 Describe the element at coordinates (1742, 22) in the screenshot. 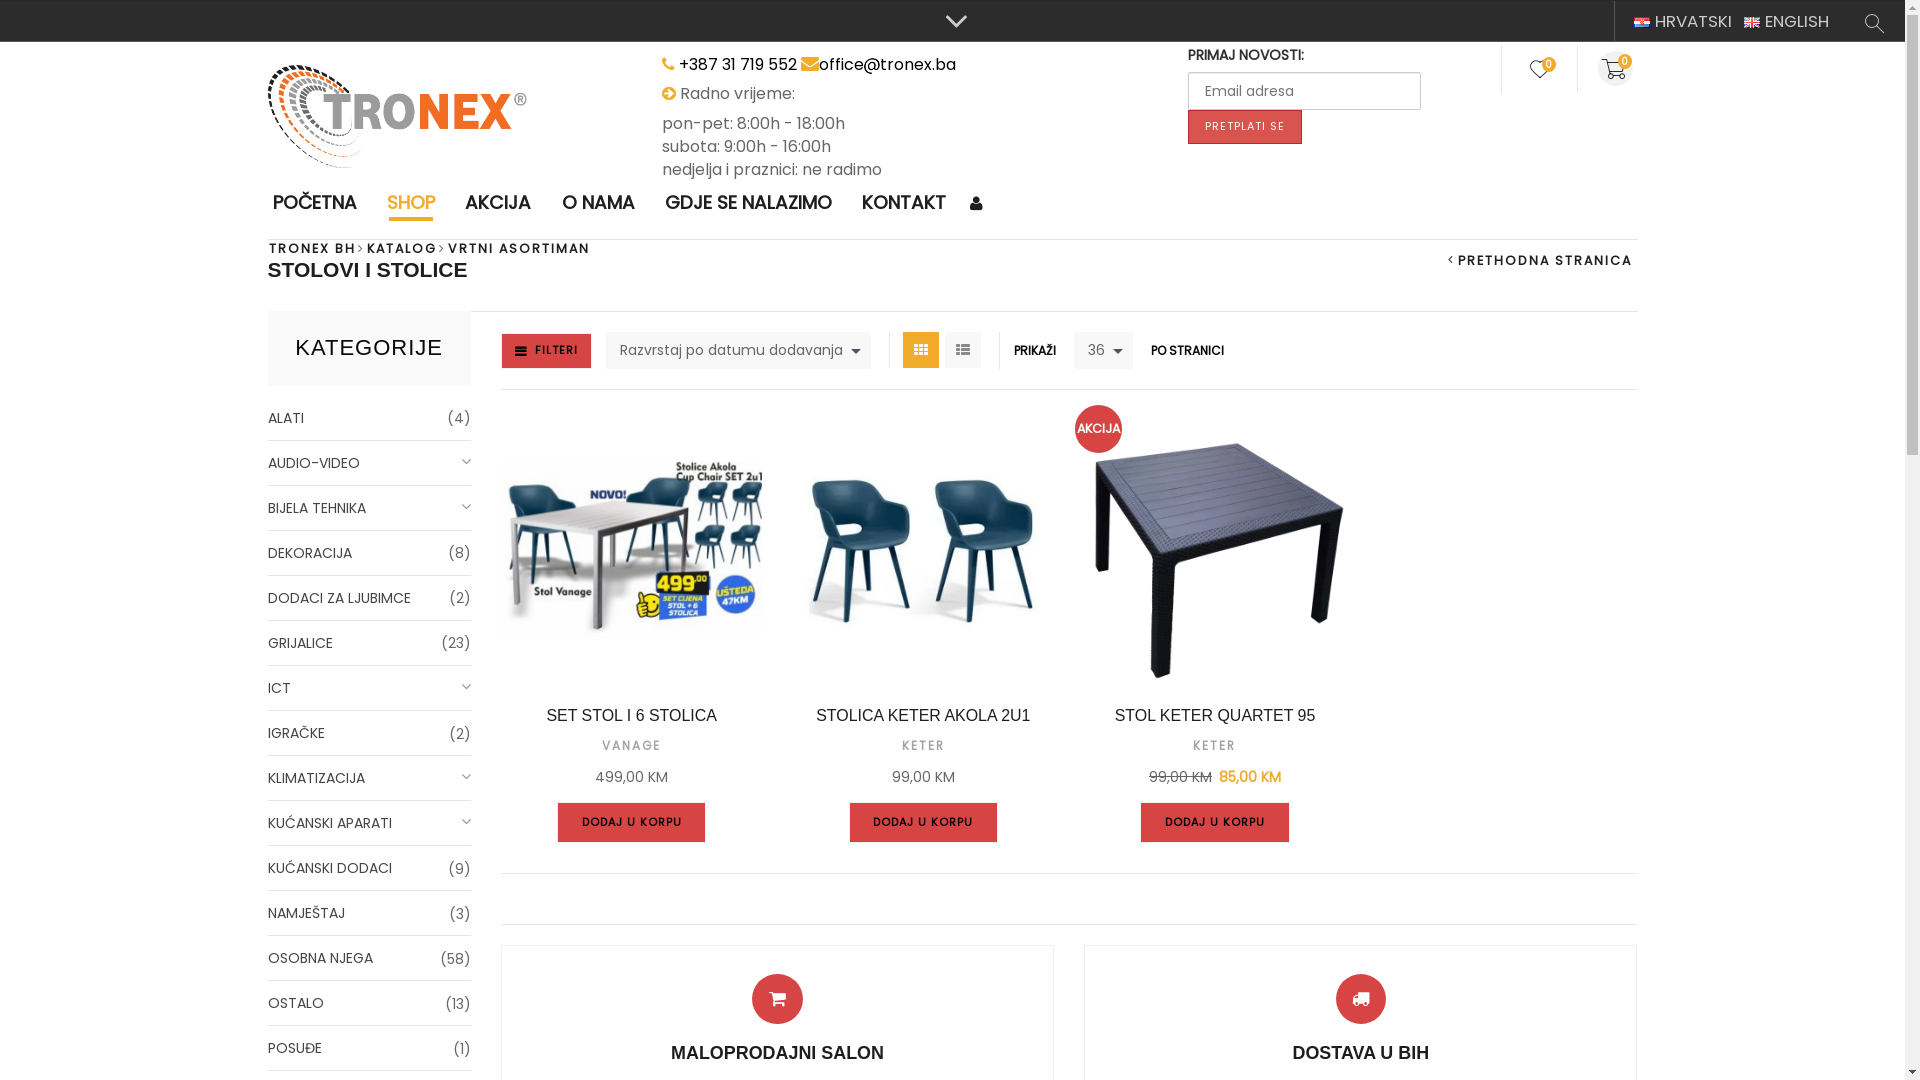

I see `'English'` at that location.